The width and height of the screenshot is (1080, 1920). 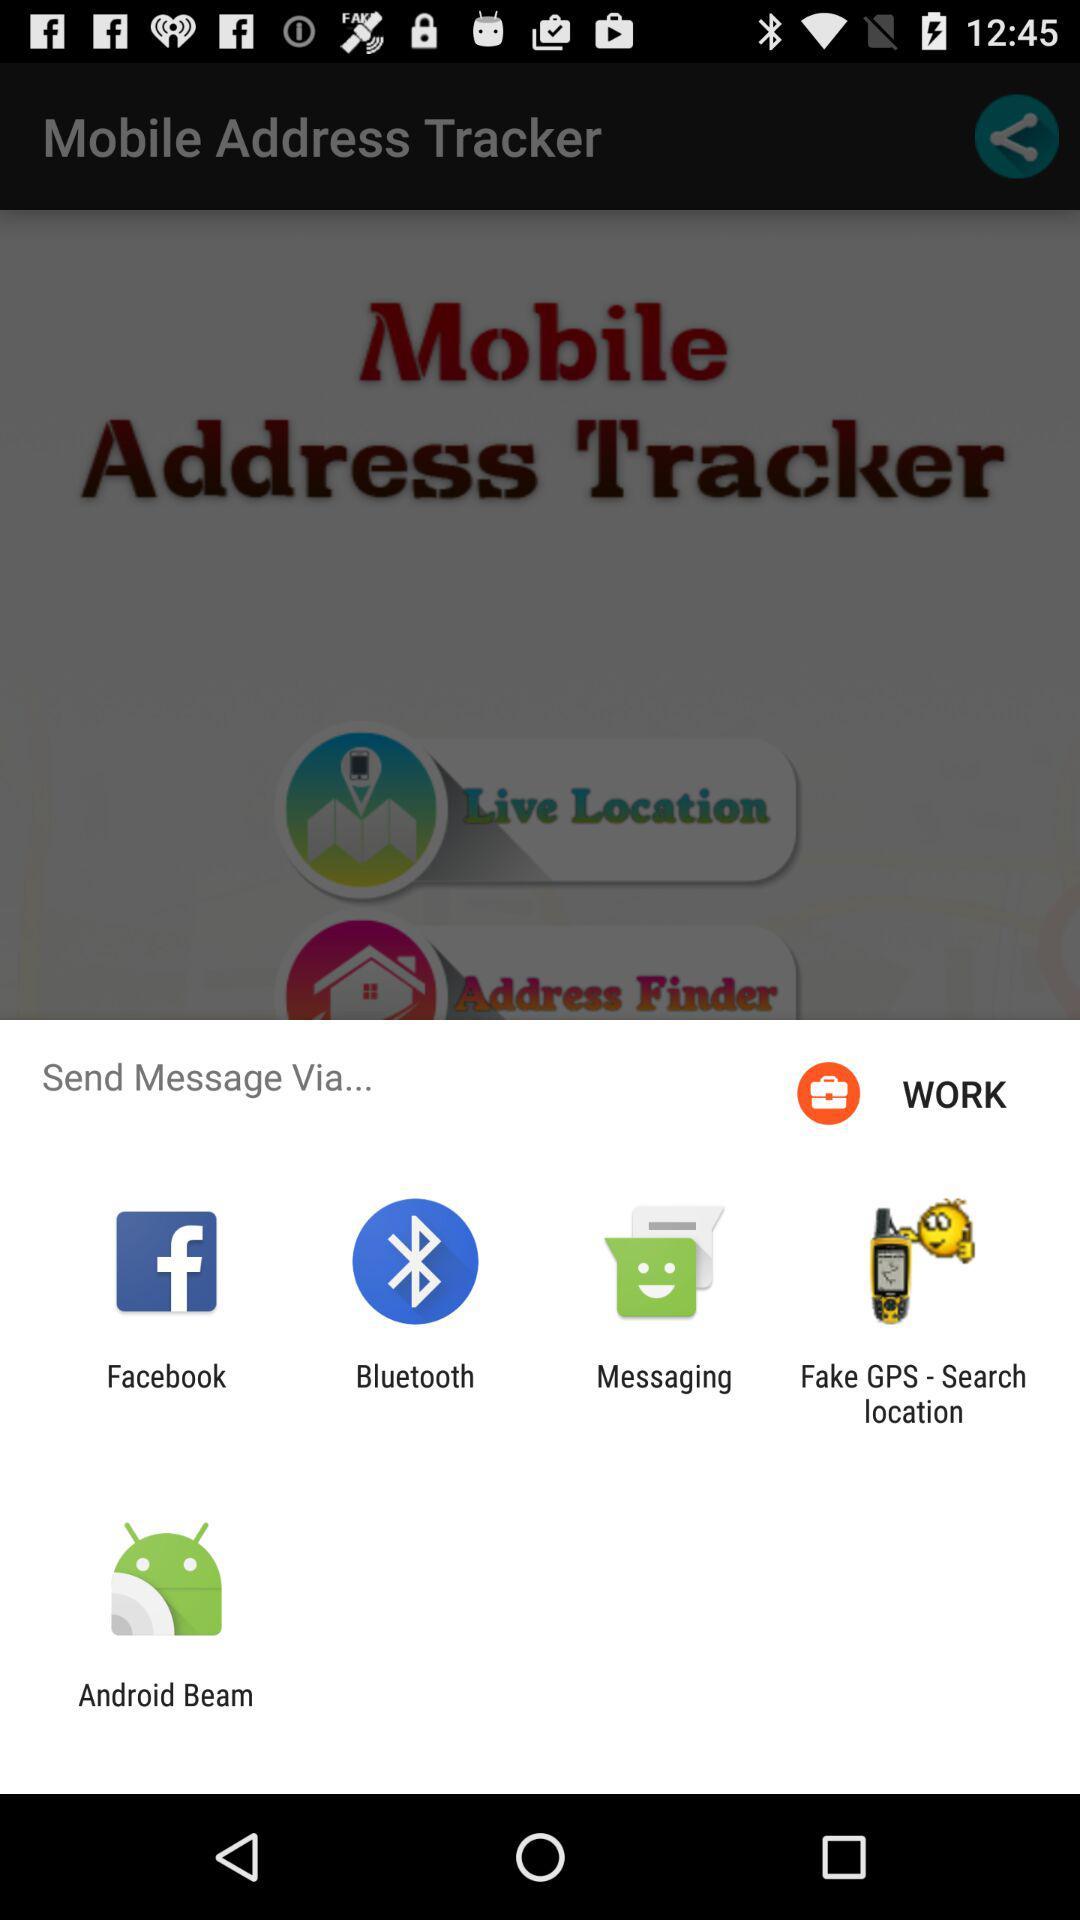 I want to click on the app at the bottom right corner, so click(x=913, y=1392).